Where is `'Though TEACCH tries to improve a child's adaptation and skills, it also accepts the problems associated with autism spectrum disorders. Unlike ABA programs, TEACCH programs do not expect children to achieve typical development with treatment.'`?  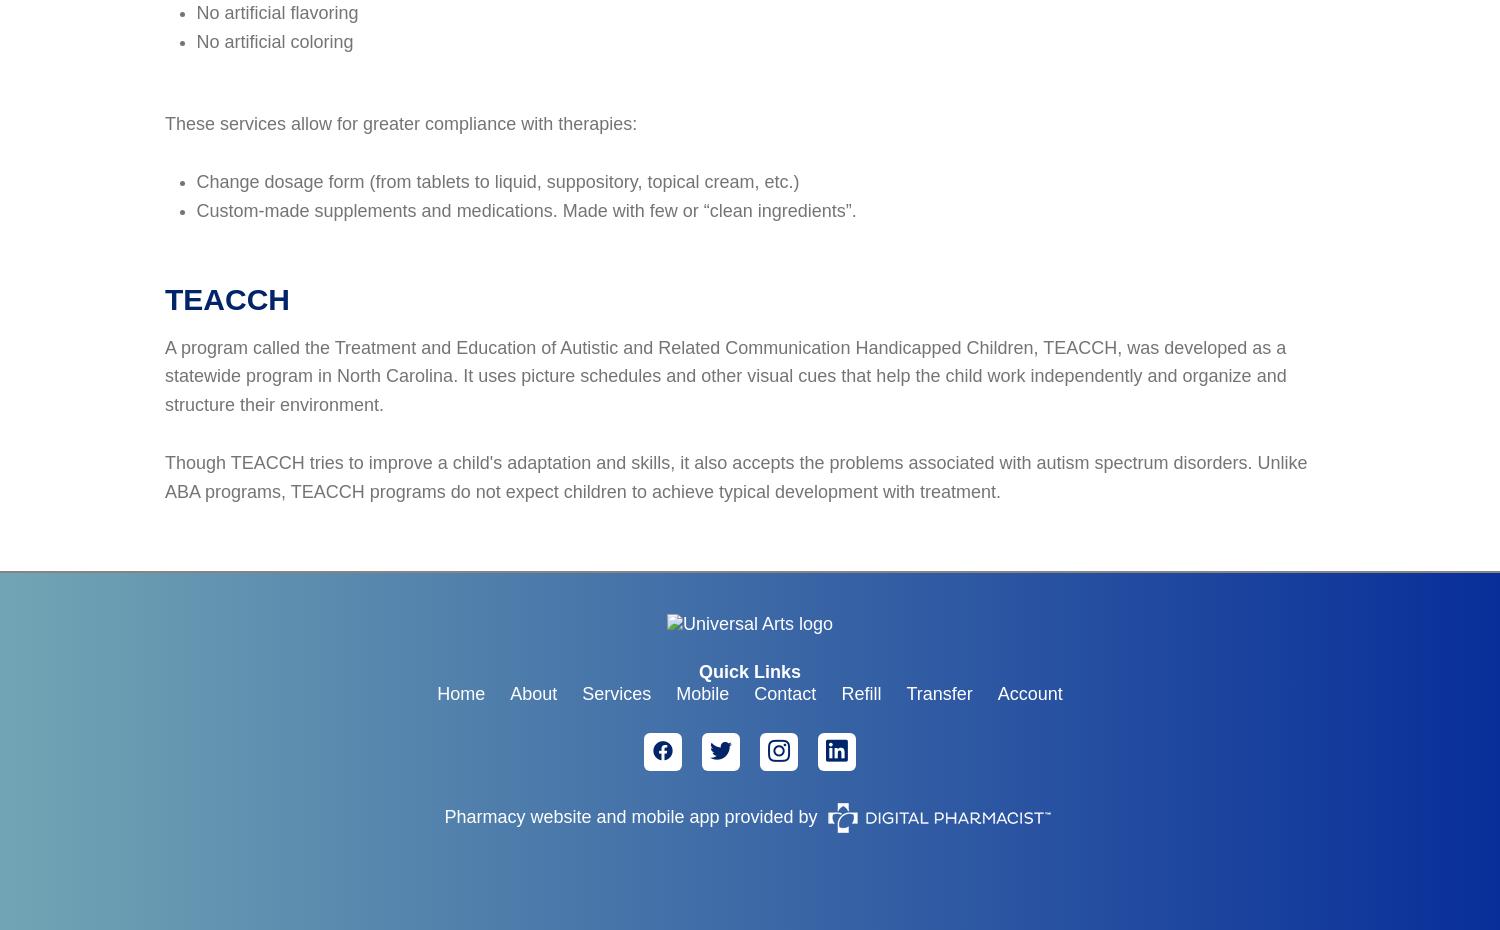
'Though TEACCH tries to improve a child's adaptation and skills, it also accepts the problems associated with autism spectrum disorders. Unlike ABA programs, TEACCH programs do not expect children to achieve typical development with treatment.' is located at coordinates (735, 475).